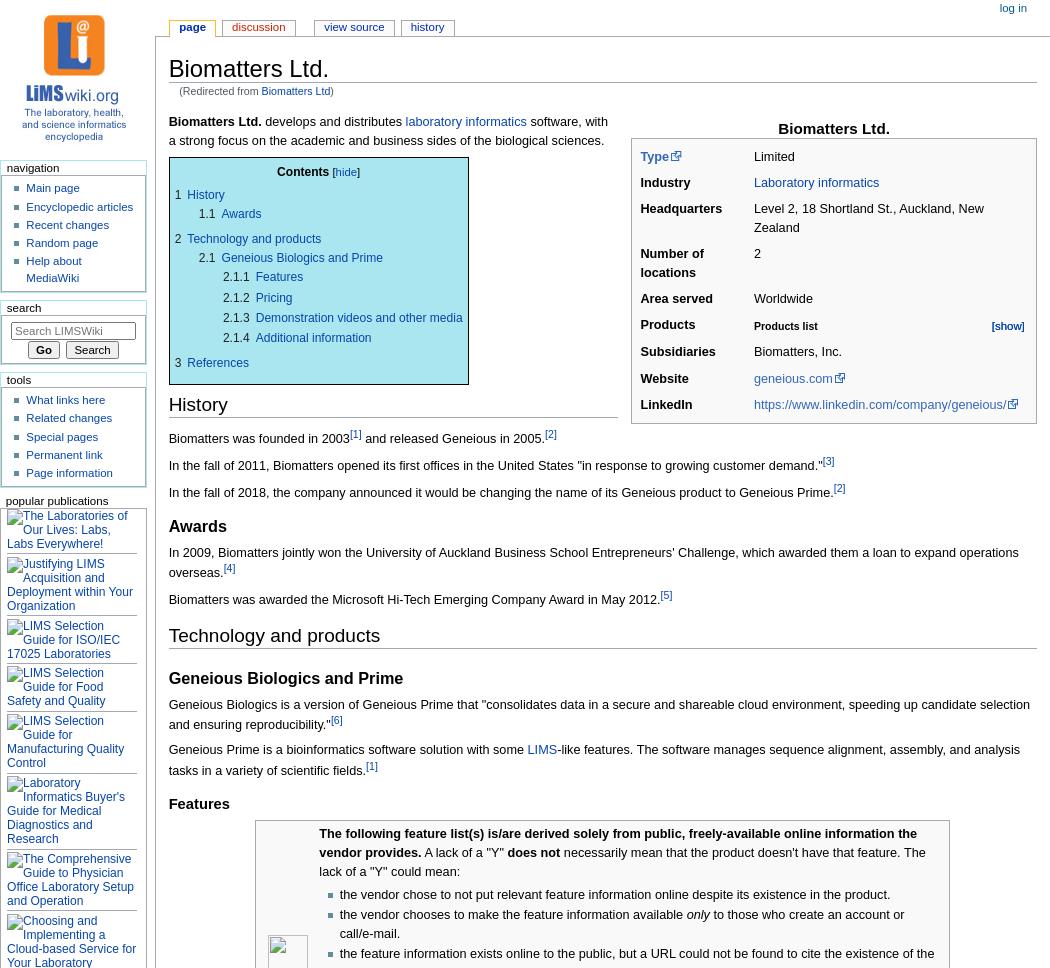 This screenshot has width=1050, height=968. I want to click on 'geneious.com', so click(791, 377).